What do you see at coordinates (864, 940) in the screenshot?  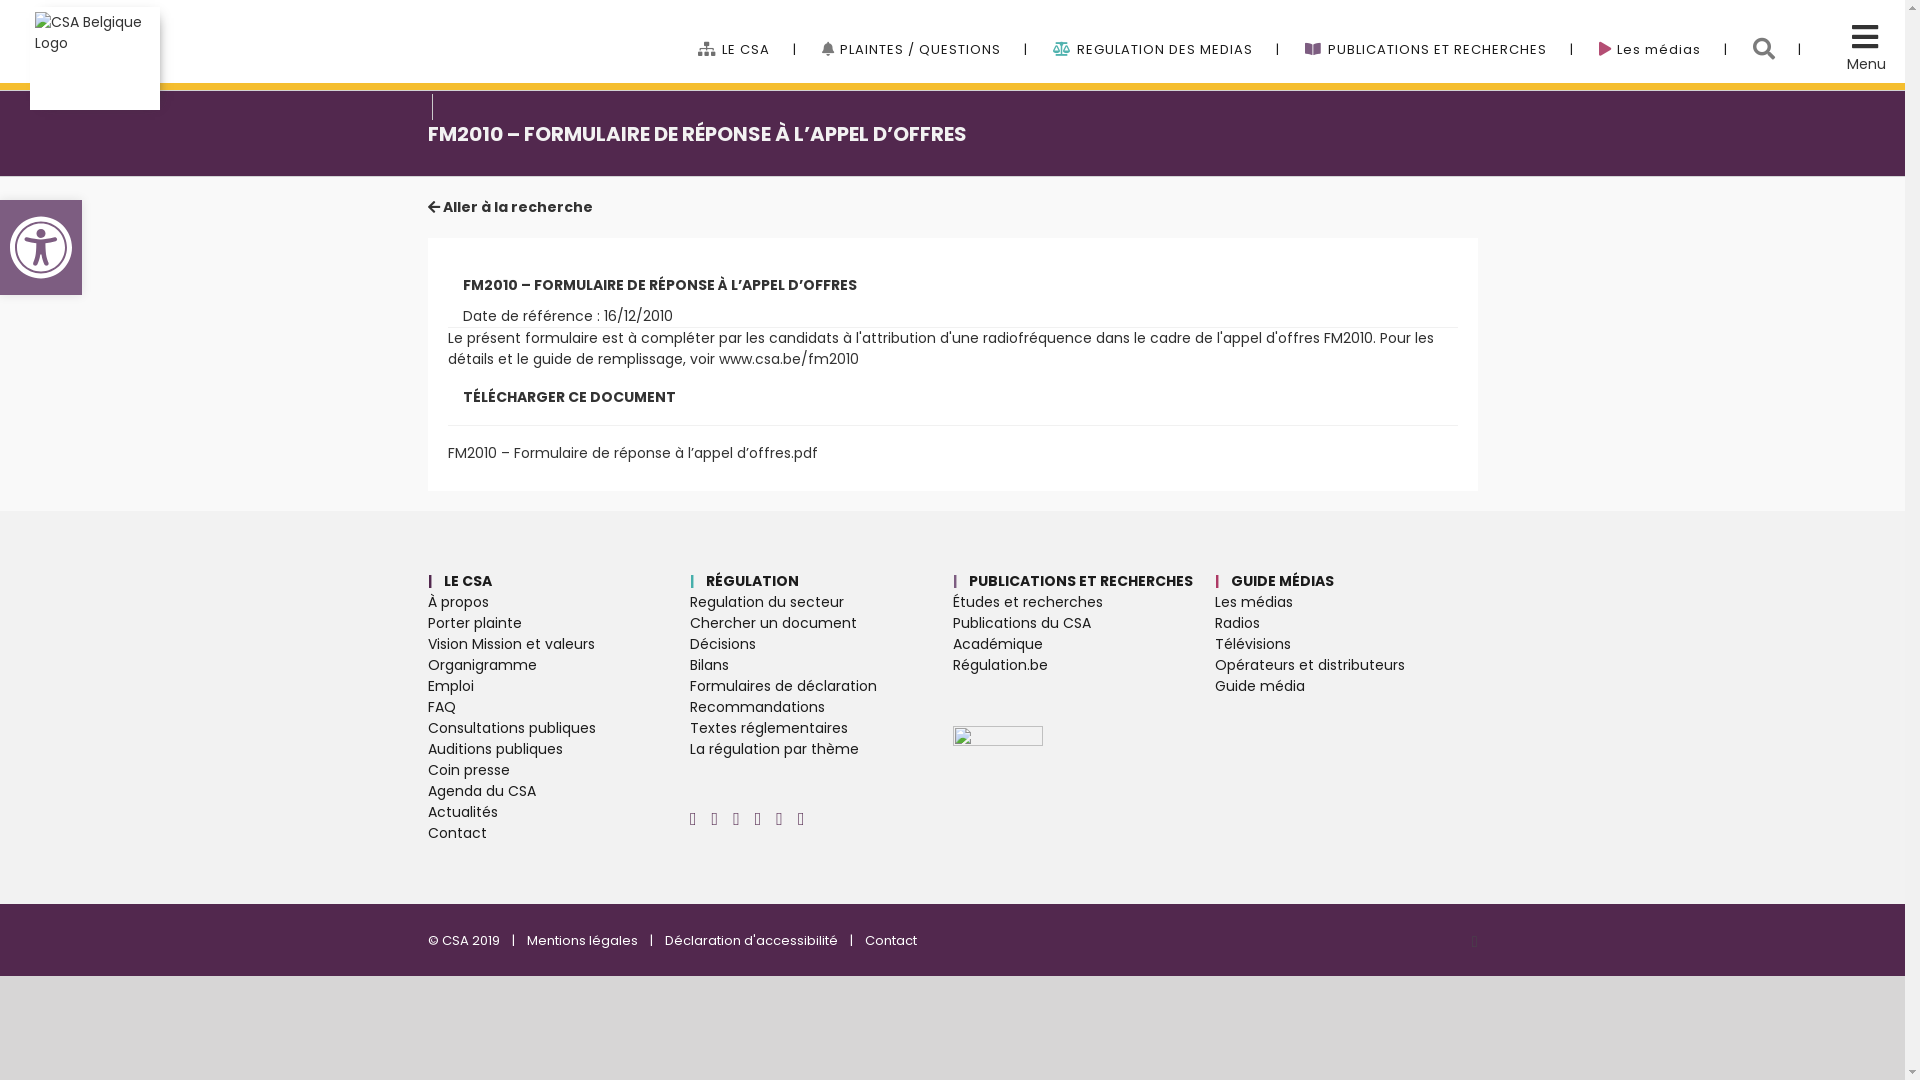 I see `'Contact'` at bounding box center [864, 940].